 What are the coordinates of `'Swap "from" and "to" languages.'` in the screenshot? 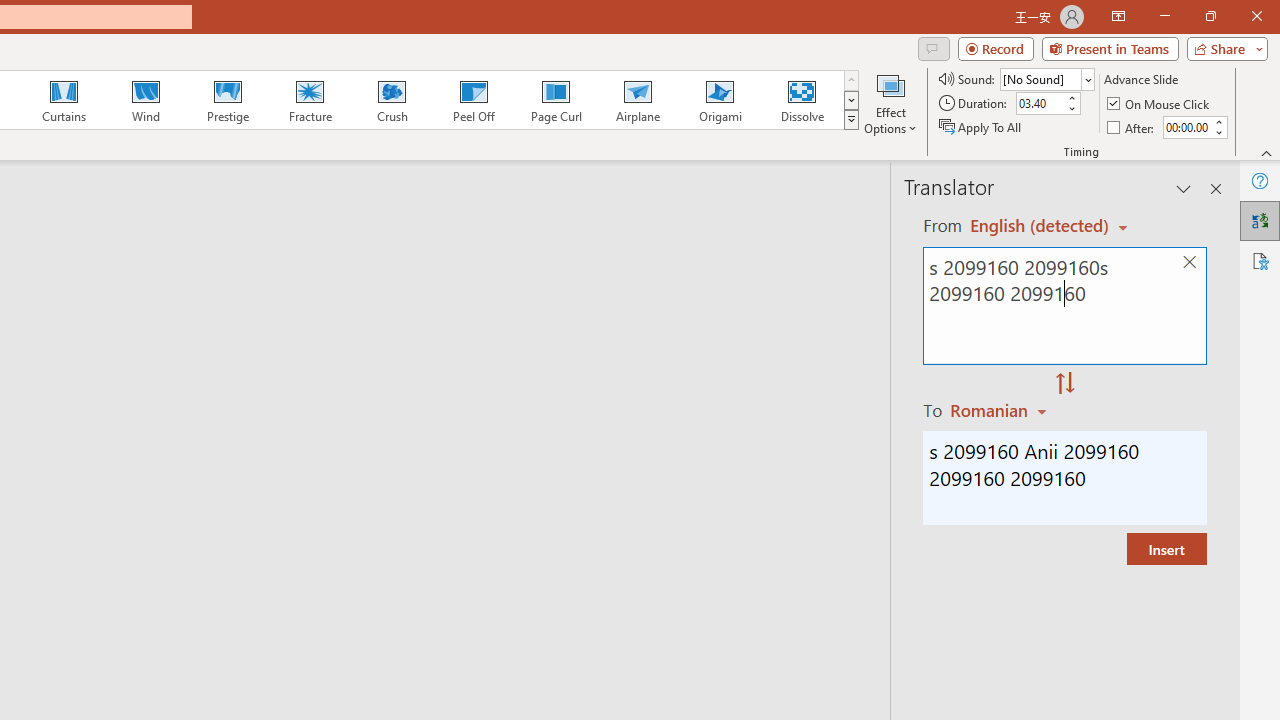 It's located at (1064, 384).